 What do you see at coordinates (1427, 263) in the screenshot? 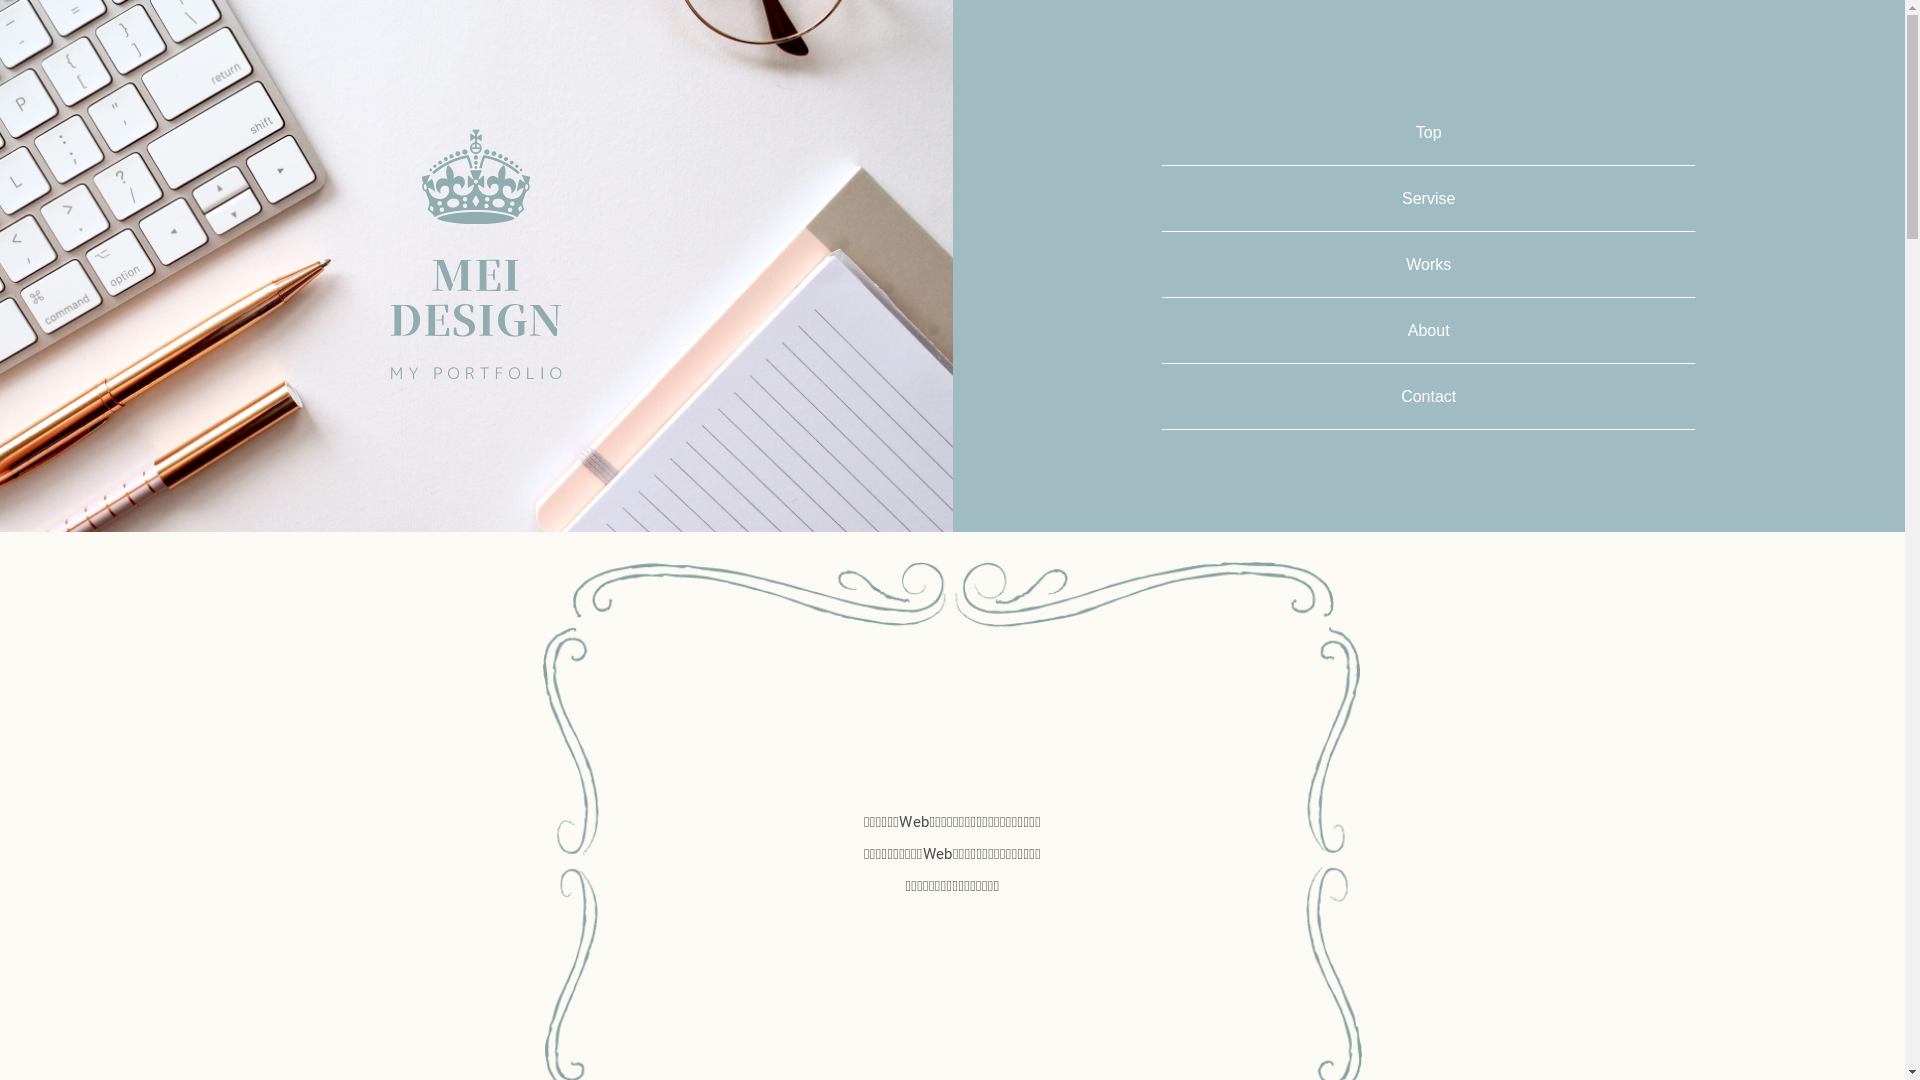
I see `'Works'` at bounding box center [1427, 263].